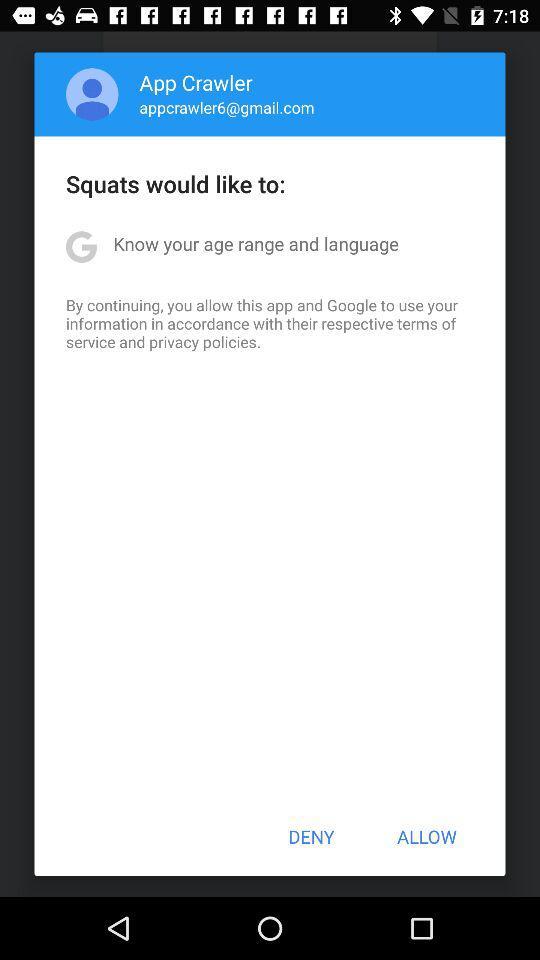 The height and width of the screenshot is (960, 540). Describe the element at coordinates (226, 107) in the screenshot. I see `the app below app crawler` at that location.